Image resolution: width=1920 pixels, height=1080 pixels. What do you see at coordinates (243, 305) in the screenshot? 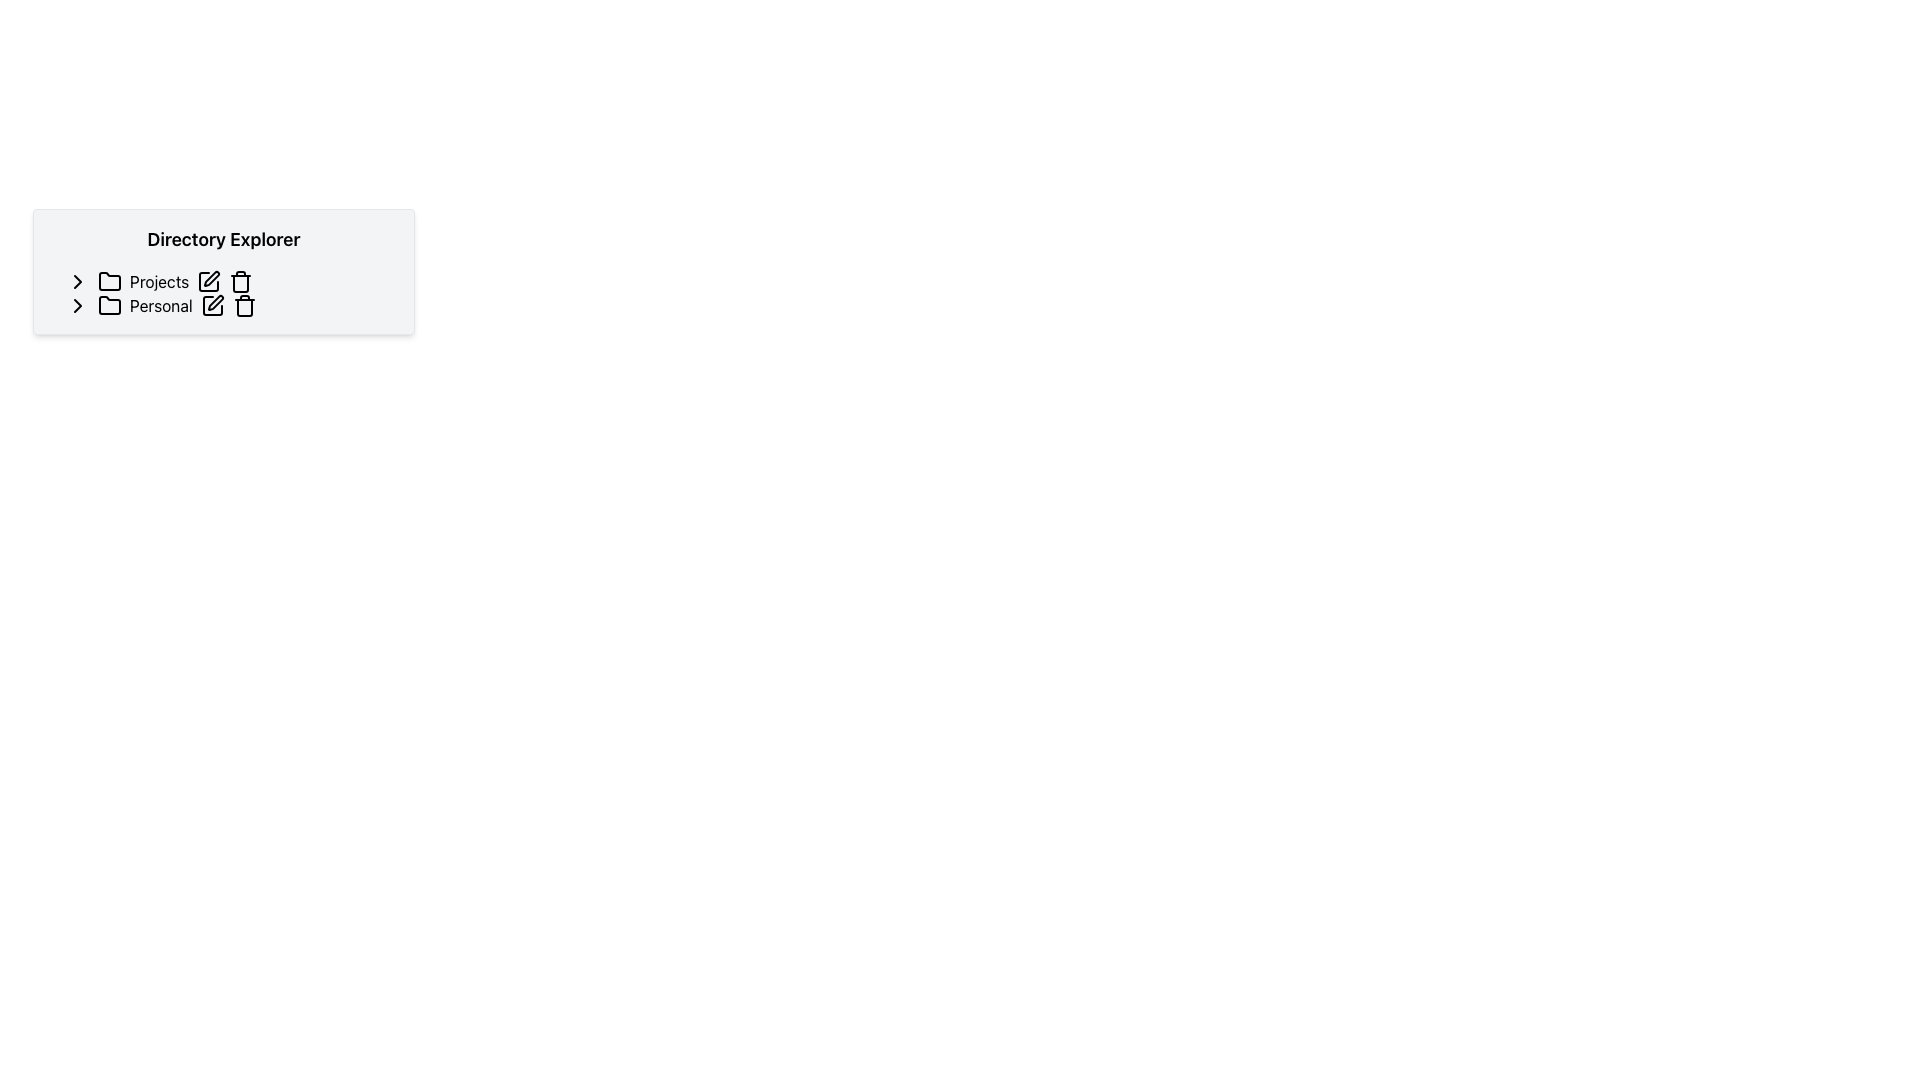
I see `the delete button (trash icon) located in the second row of the directory explorer, to the right of the 'Personal' item, which is the second icon from the left` at bounding box center [243, 305].